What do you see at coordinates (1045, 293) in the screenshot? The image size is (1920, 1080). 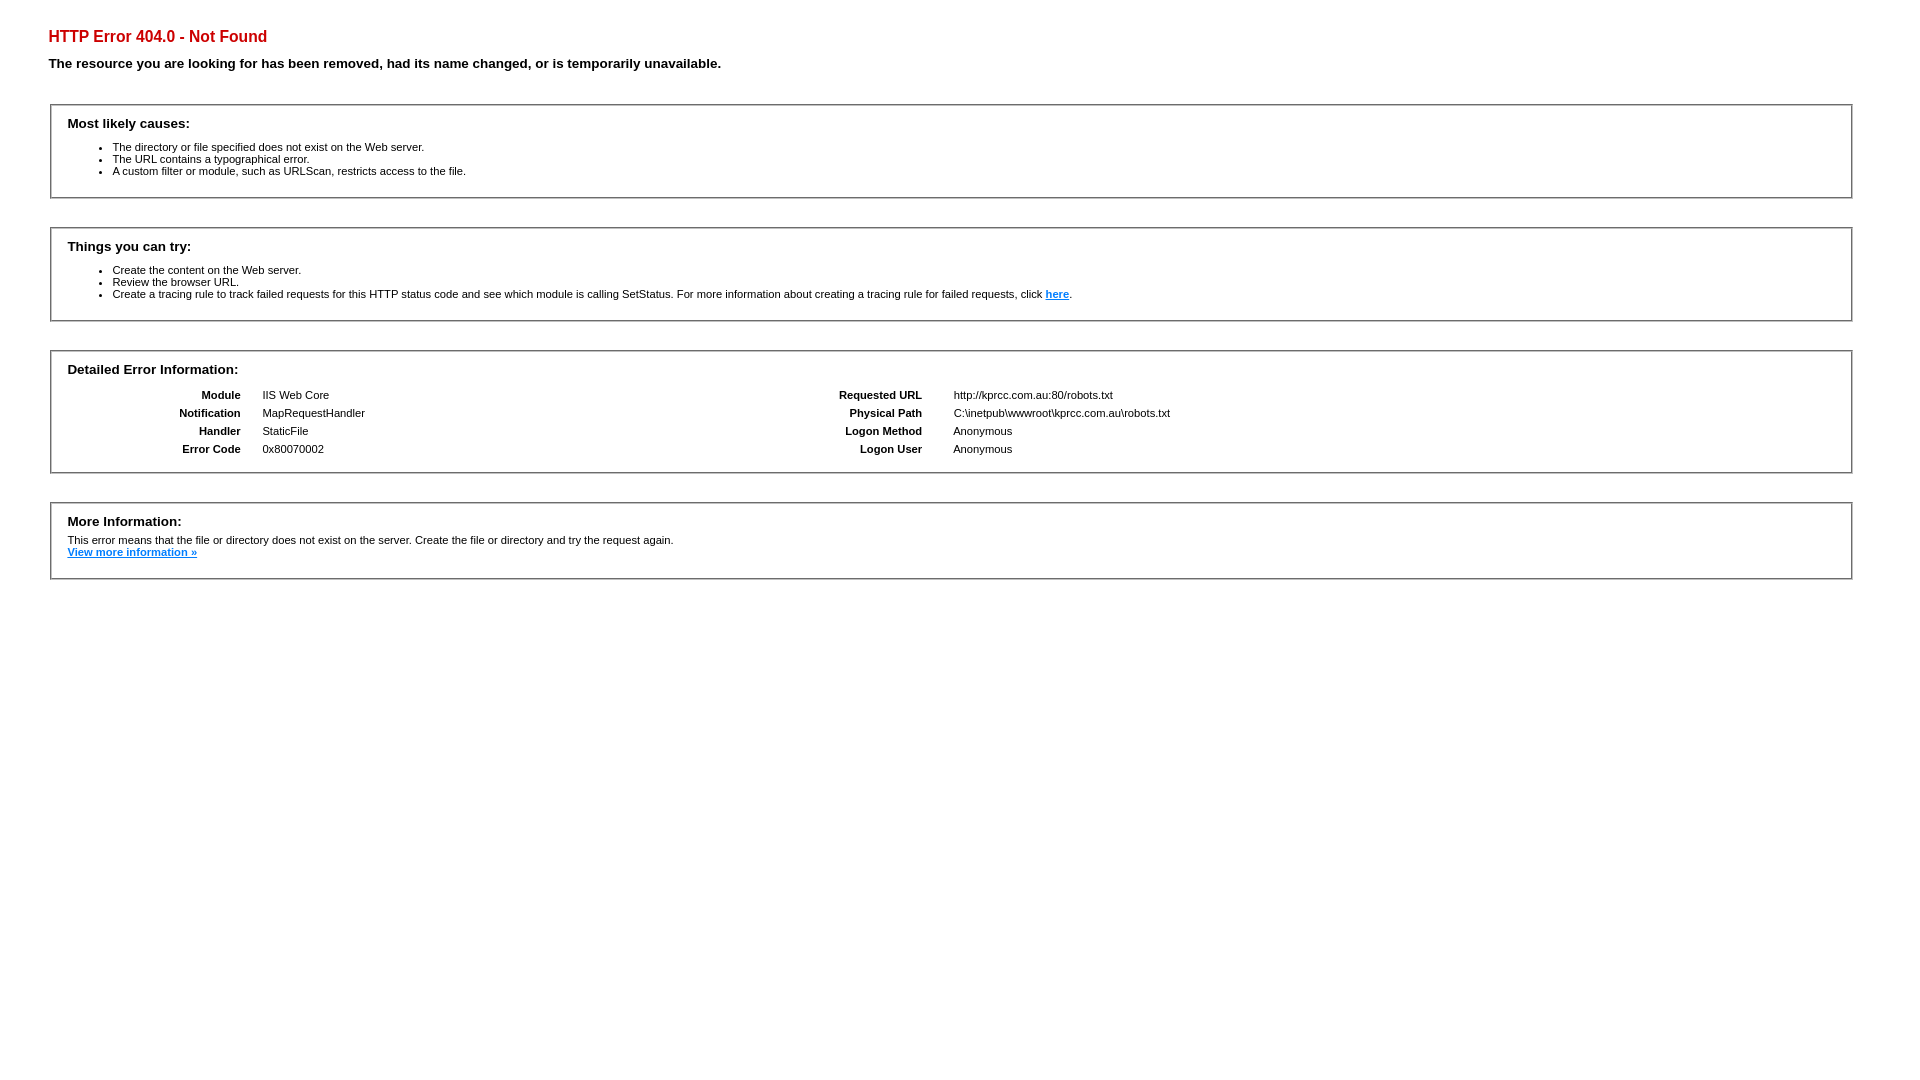 I see `'here'` at bounding box center [1045, 293].